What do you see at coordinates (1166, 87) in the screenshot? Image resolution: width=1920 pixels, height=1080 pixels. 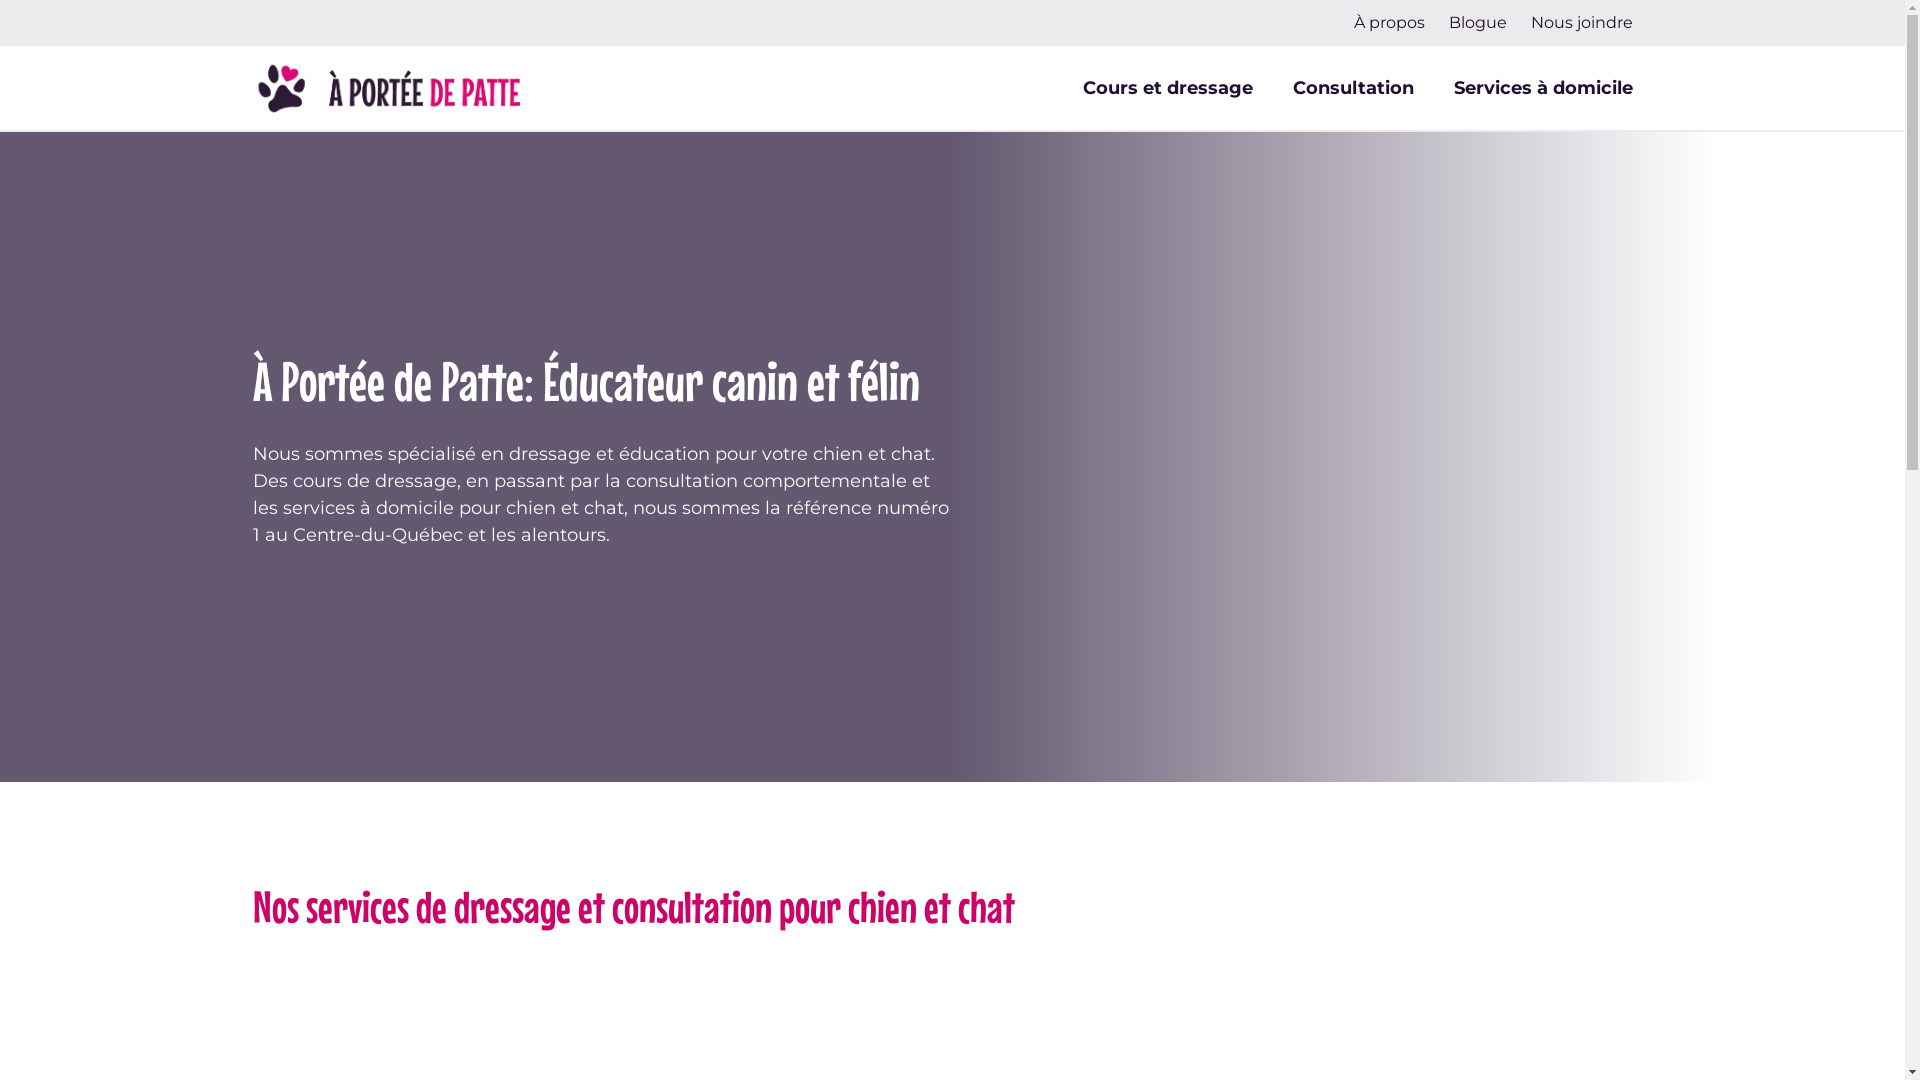 I see `'Cours et dressage'` at bounding box center [1166, 87].